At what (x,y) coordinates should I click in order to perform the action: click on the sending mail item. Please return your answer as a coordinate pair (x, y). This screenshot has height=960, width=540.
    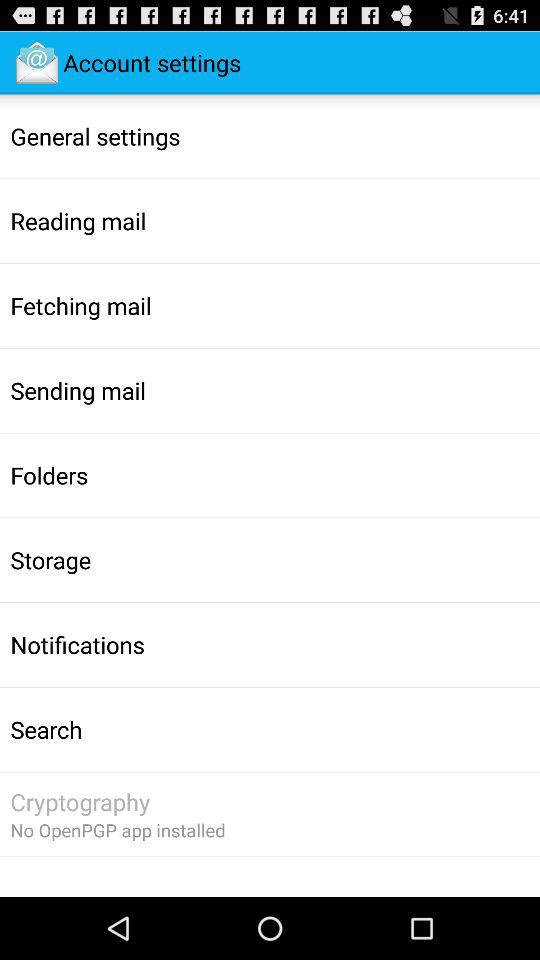
    Looking at the image, I should click on (77, 389).